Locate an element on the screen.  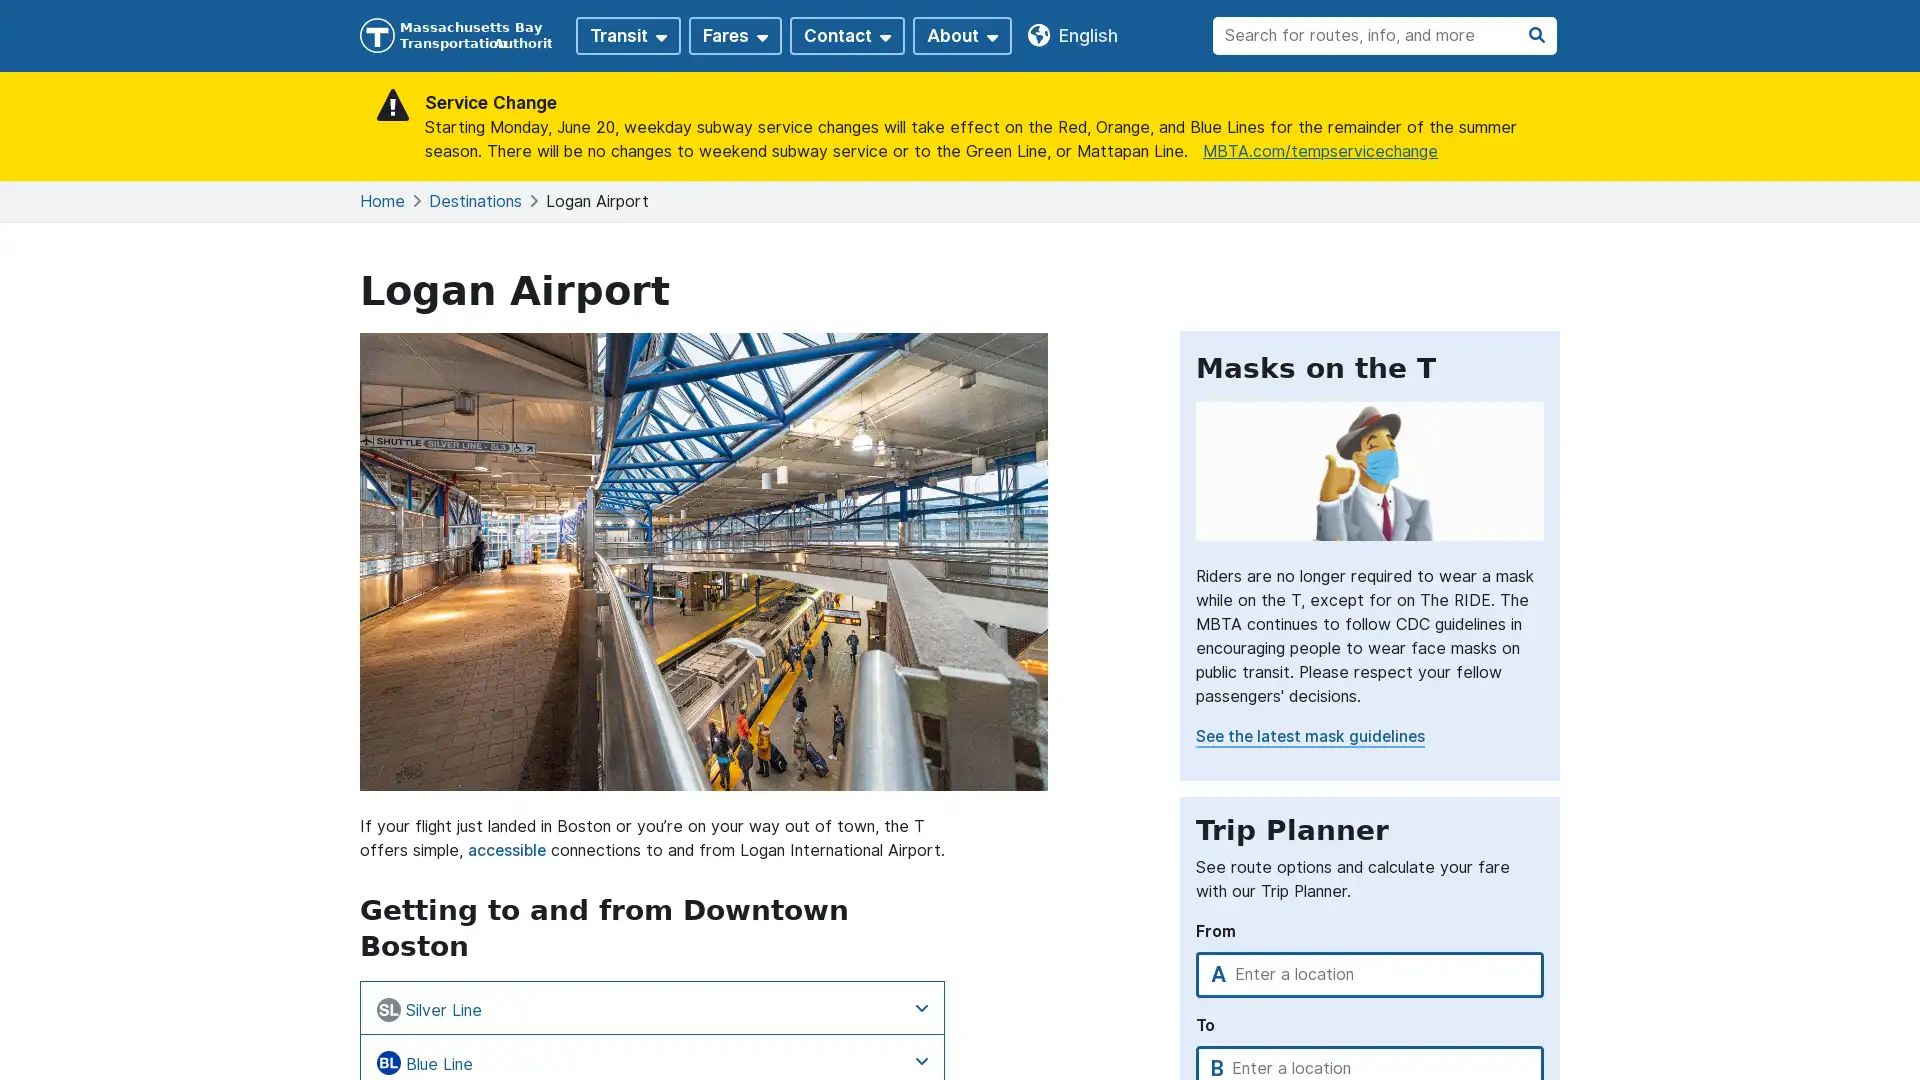
search is located at coordinates (1535, 35).